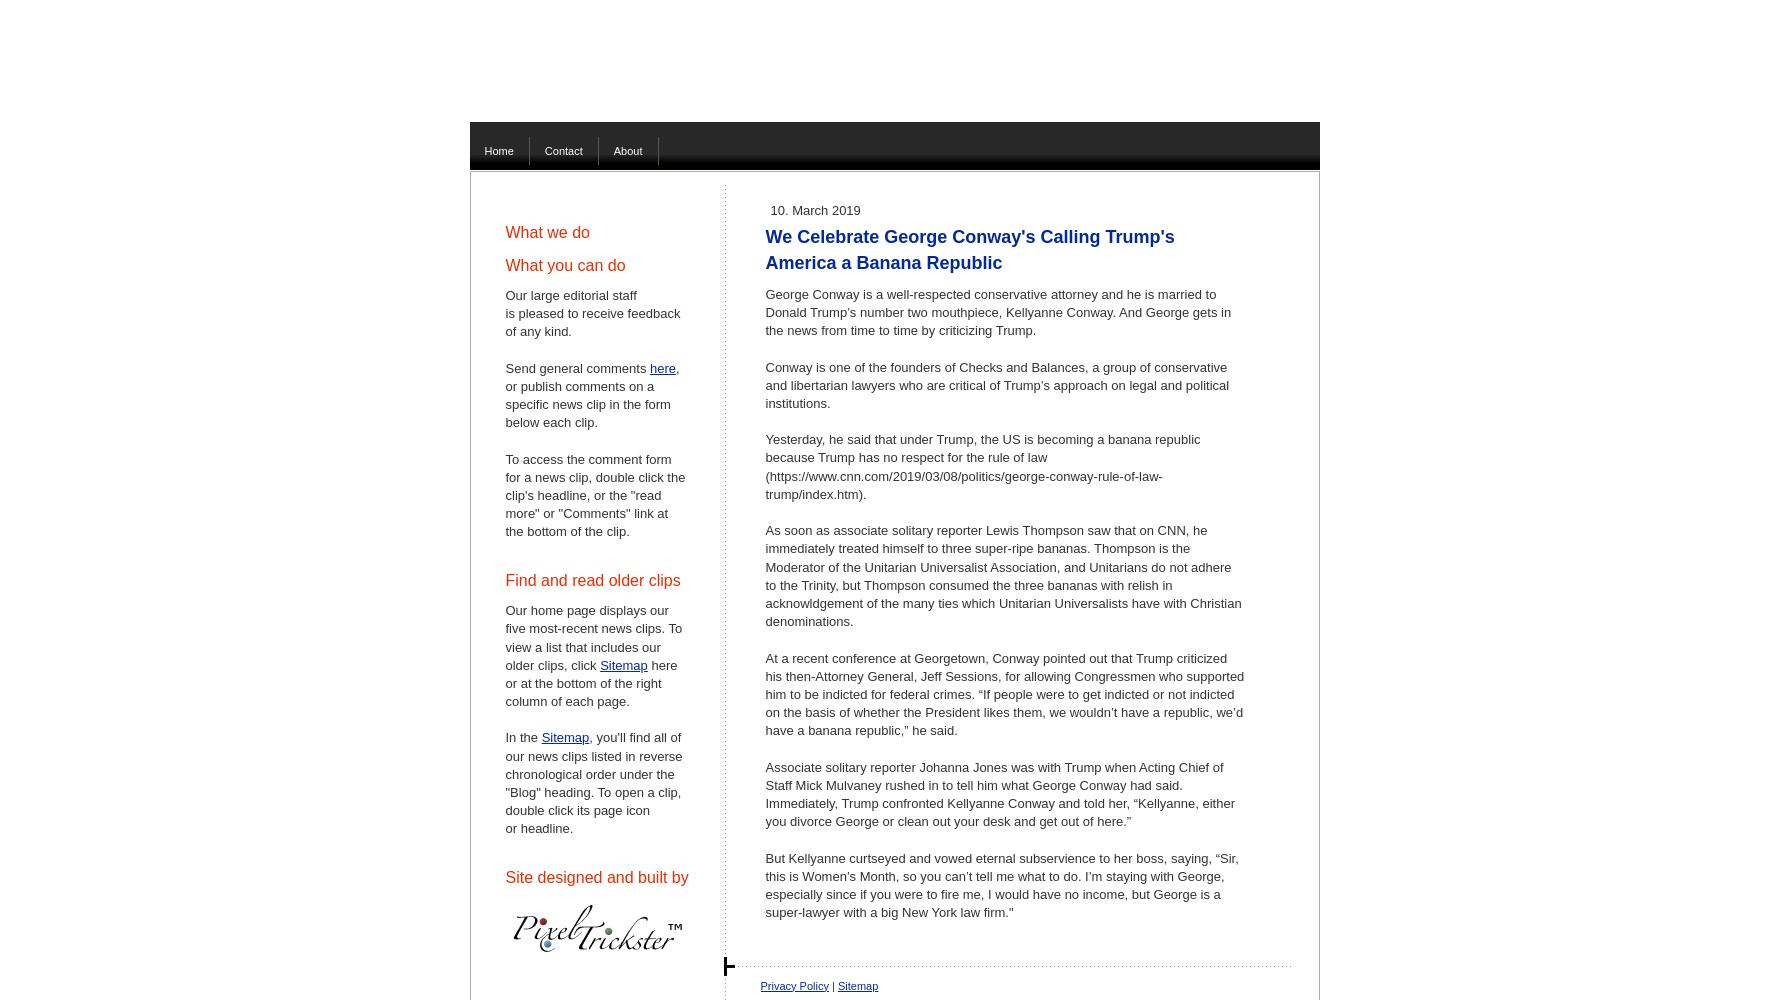  Describe the element at coordinates (997, 312) in the screenshot. I see `'George Conway is a well-respected conservative attorney and he is married to Donald Trump’s number two mouthpiece, Kellyanne Conway. And George gets in the news from time to time by criticizing
    Trump.'` at that location.